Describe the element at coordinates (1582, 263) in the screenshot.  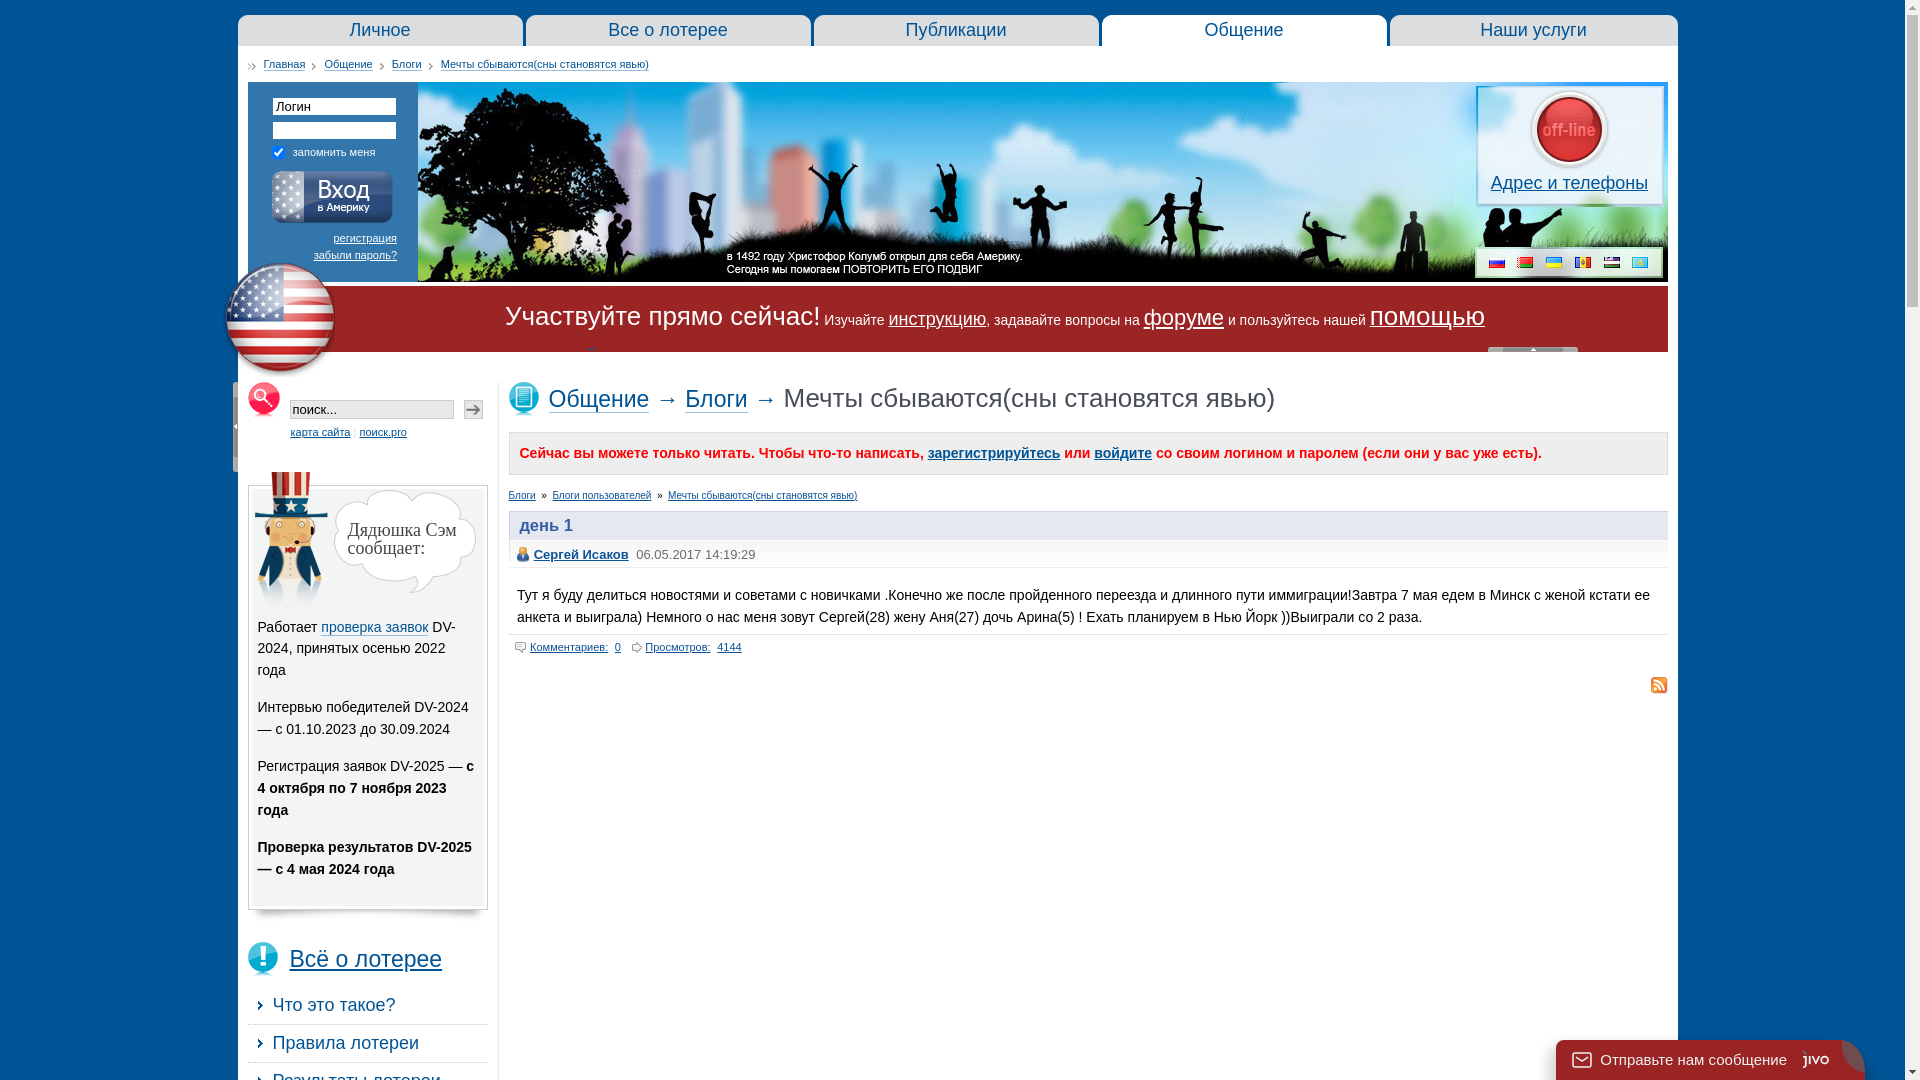
I see `'md'` at that location.